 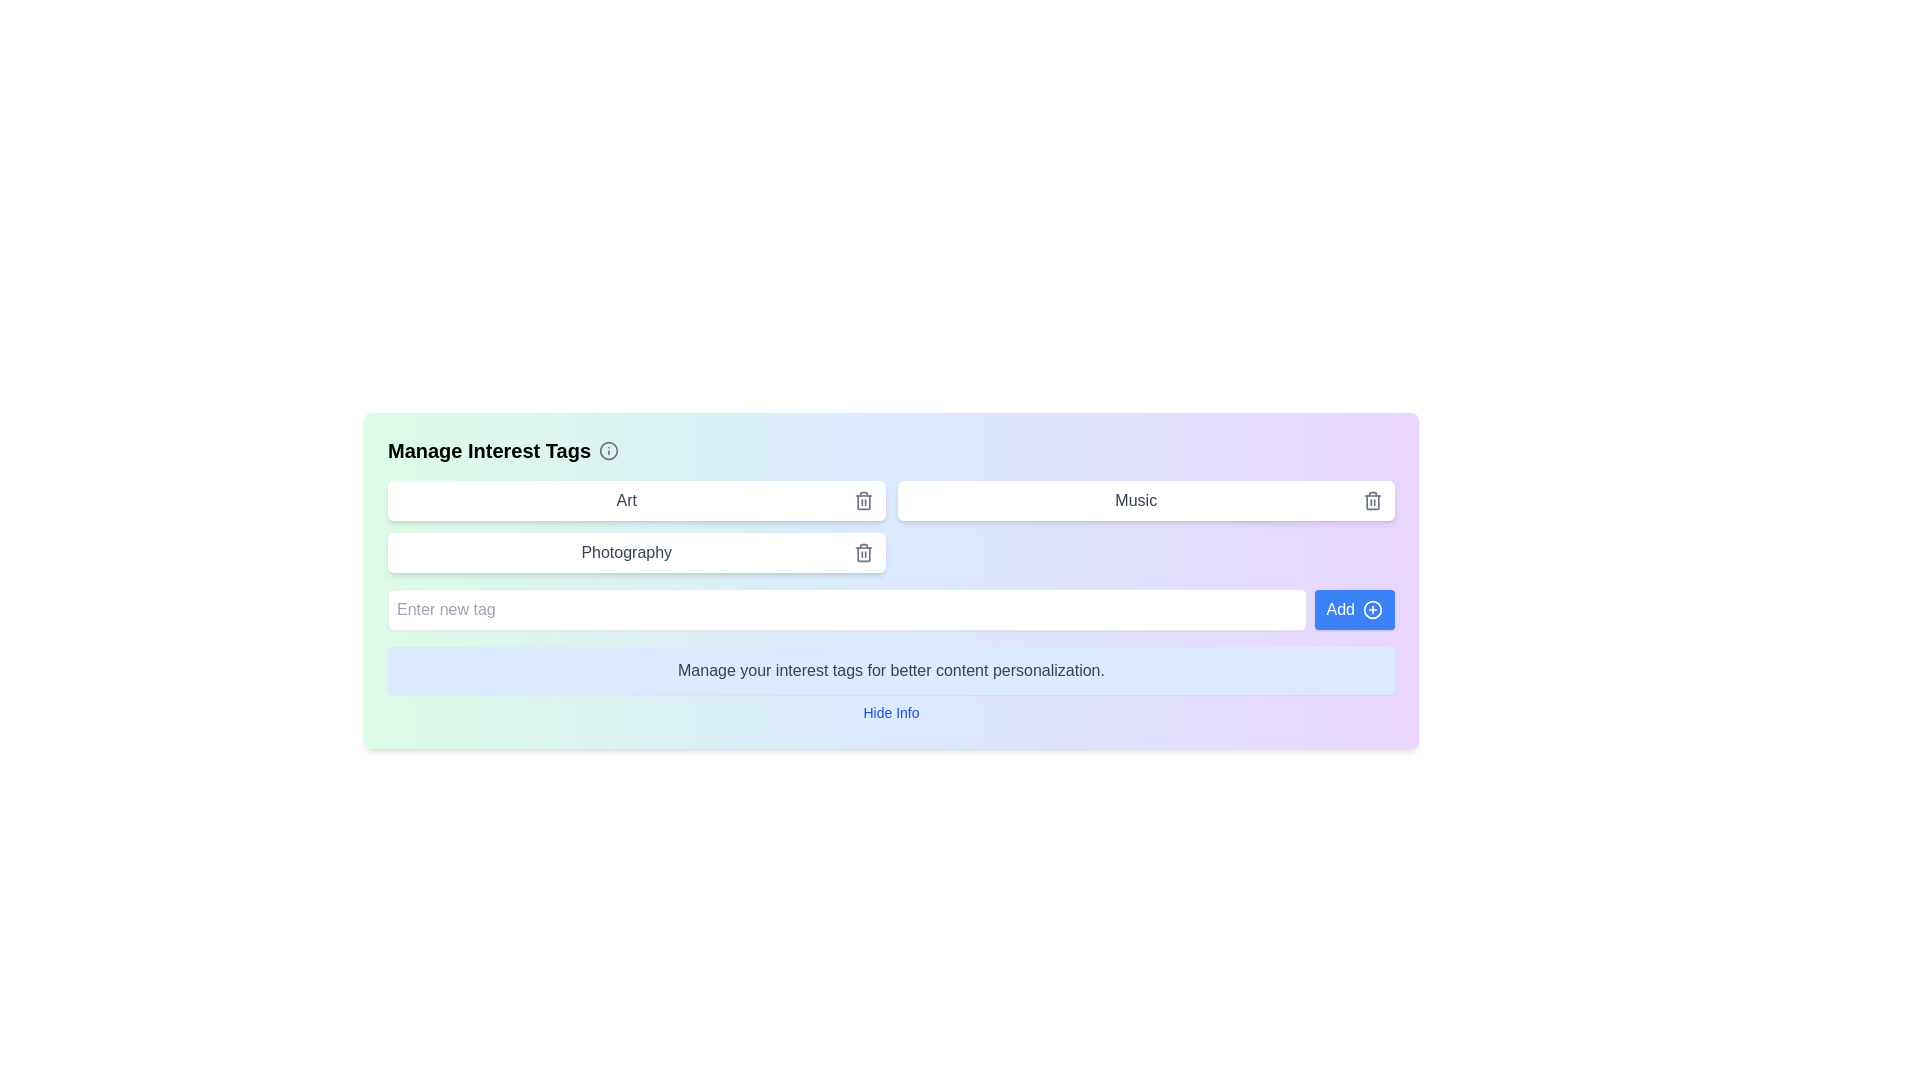 What do you see at coordinates (1371, 500) in the screenshot?
I see `the delete icon button located on the far right of the interest tag 'Music'` at bounding box center [1371, 500].